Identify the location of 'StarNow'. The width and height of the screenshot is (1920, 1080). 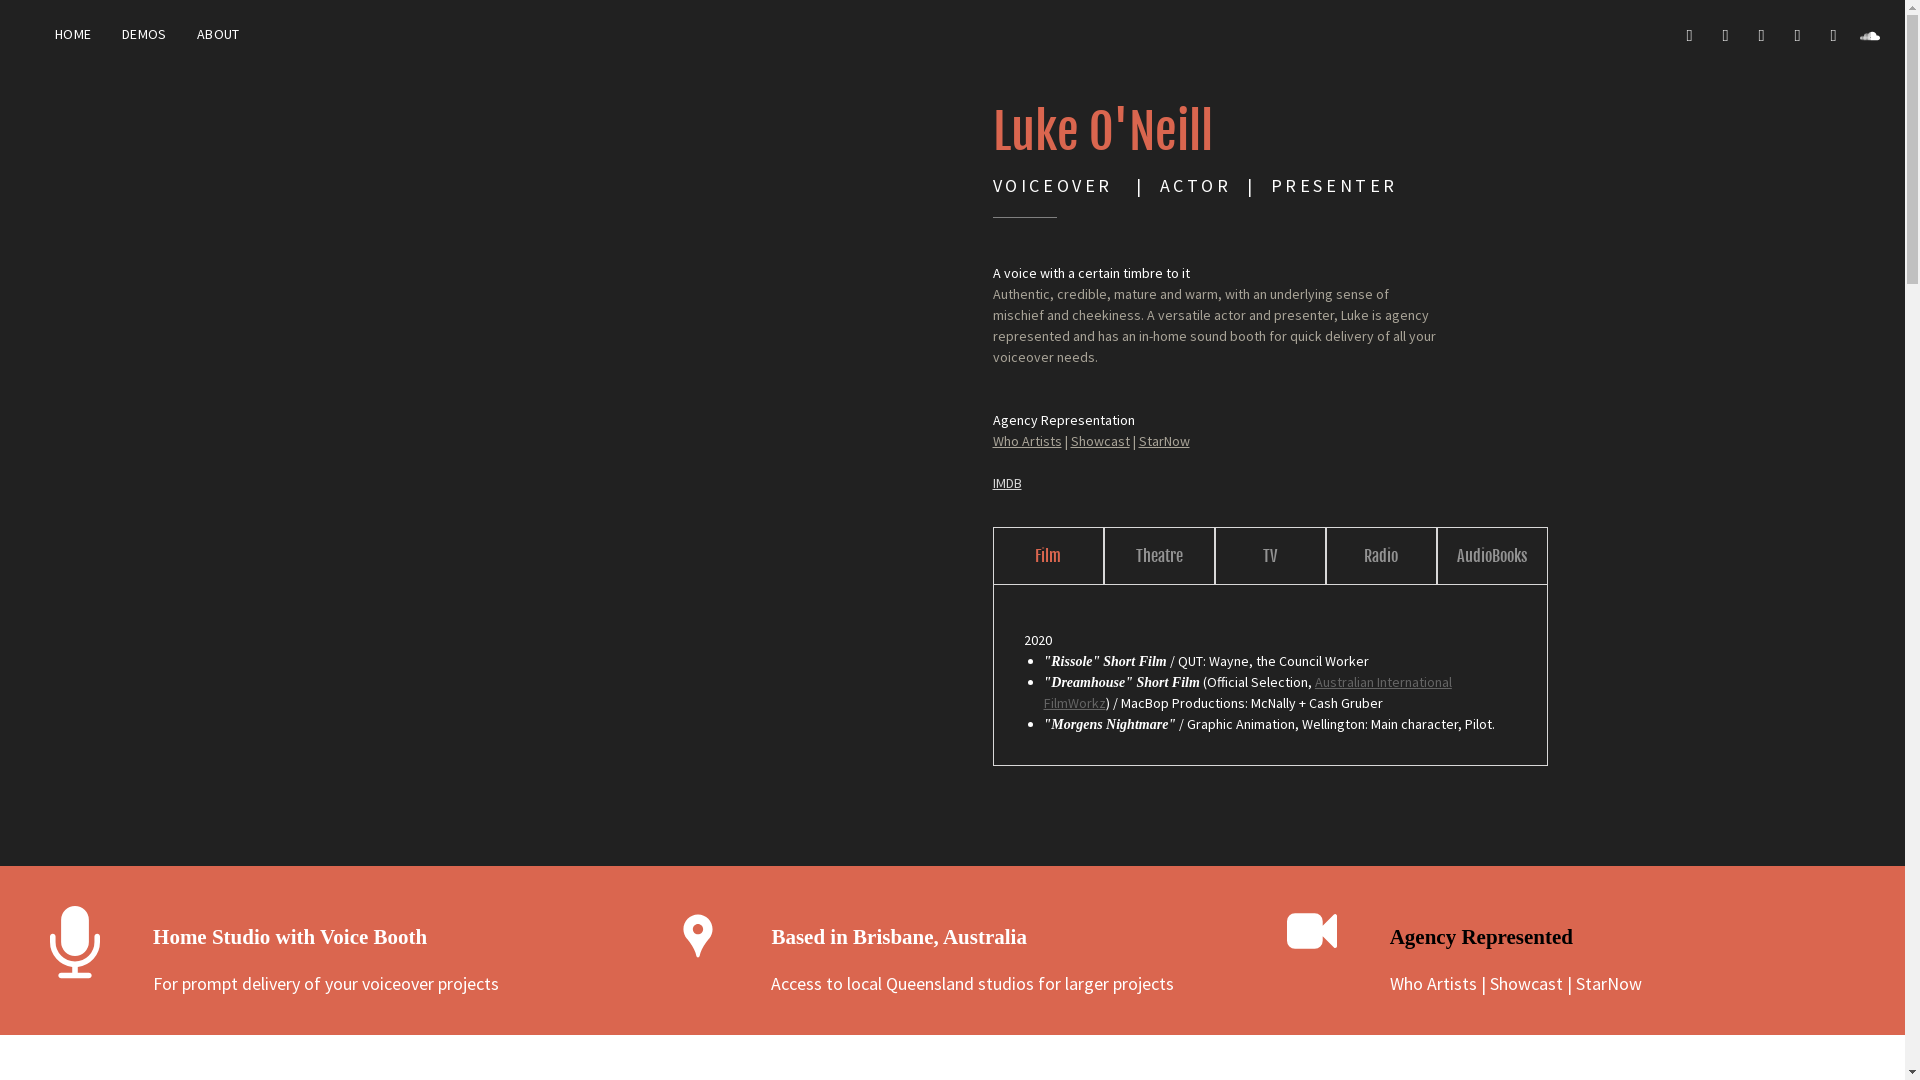
(1608, 982).